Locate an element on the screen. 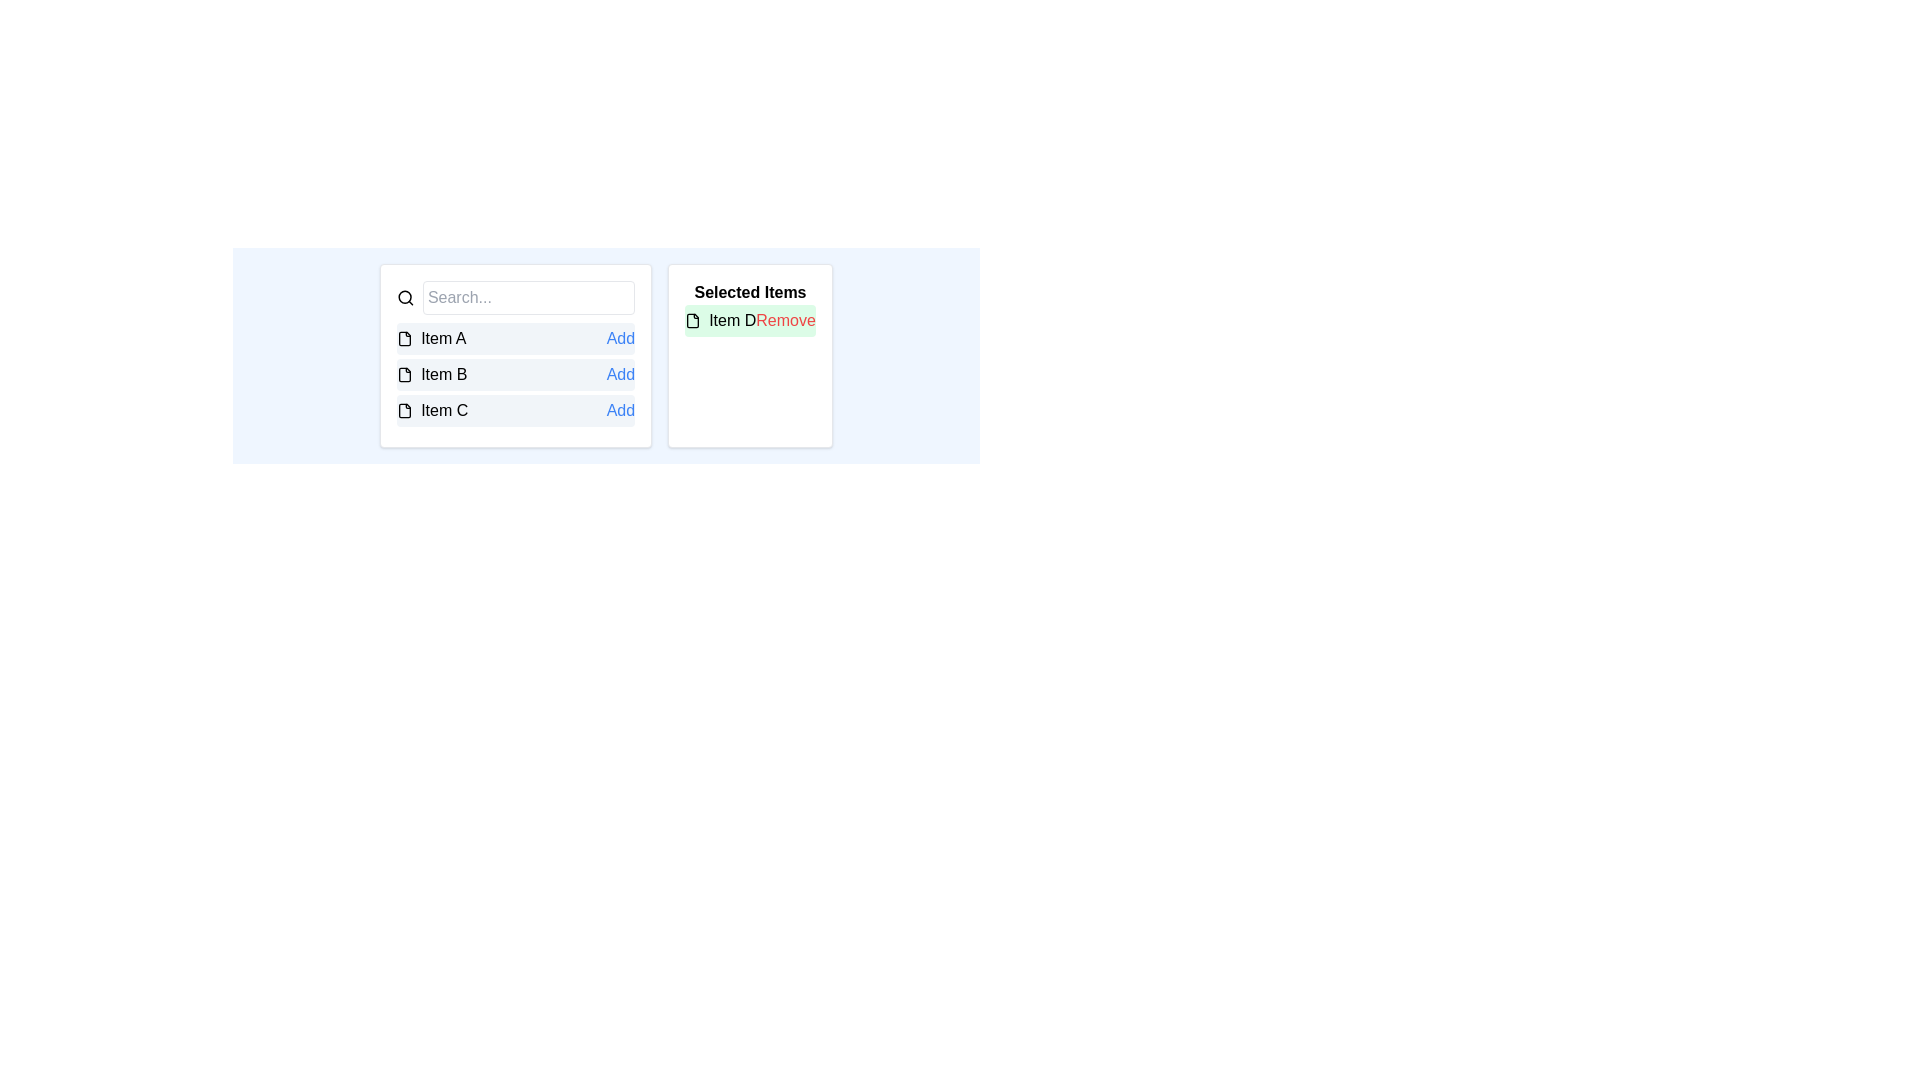 The image size is (1920, 1080). the file icon located in the third item of the list, which corresponds to 'Item C', positioned to the left of the text label is located at coordinates (404, 410).